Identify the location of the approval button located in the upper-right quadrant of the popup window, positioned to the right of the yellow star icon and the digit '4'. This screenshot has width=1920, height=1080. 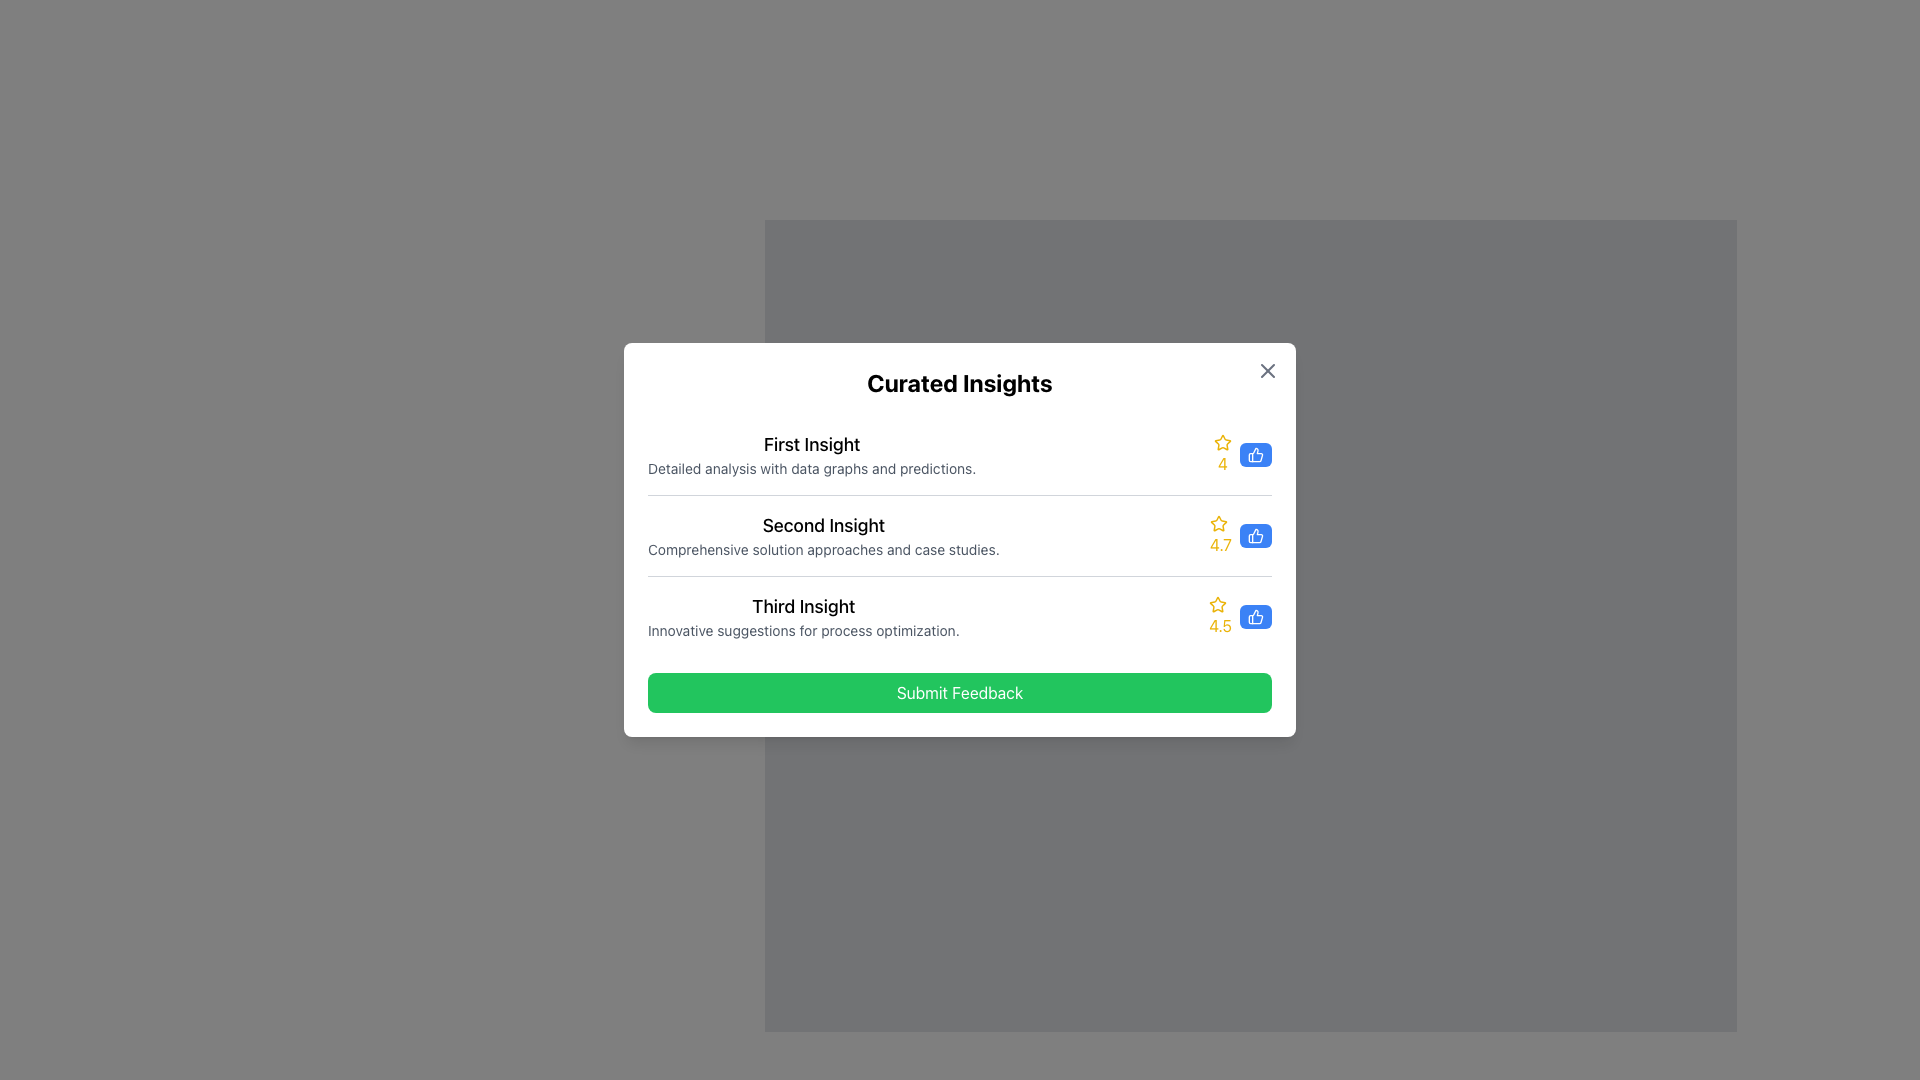
(1255, 455).